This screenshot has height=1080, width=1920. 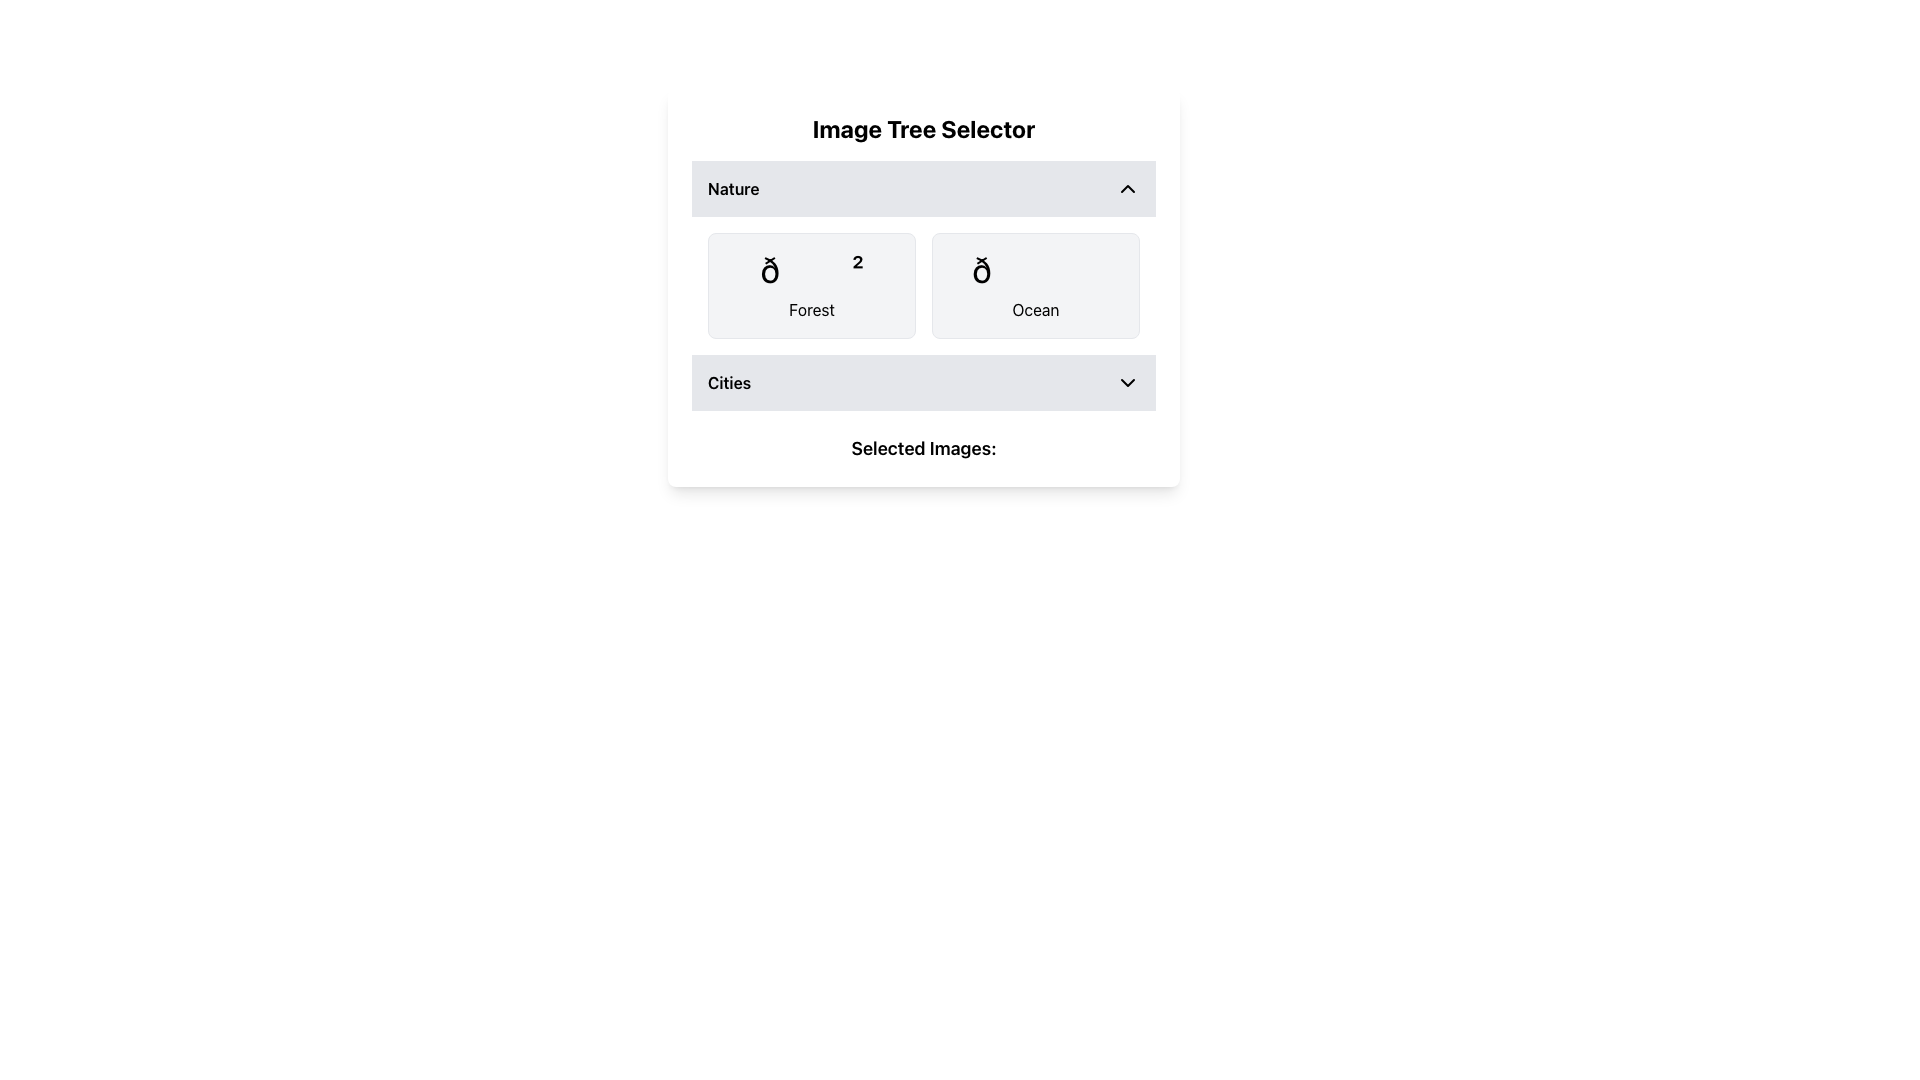 What do you see at coordinates (1128, 189) in the screenshot?
I see `the upward chevron-shaped icon located on the right side of the 'Nature' title bar` at bounding box center [1128, 189].